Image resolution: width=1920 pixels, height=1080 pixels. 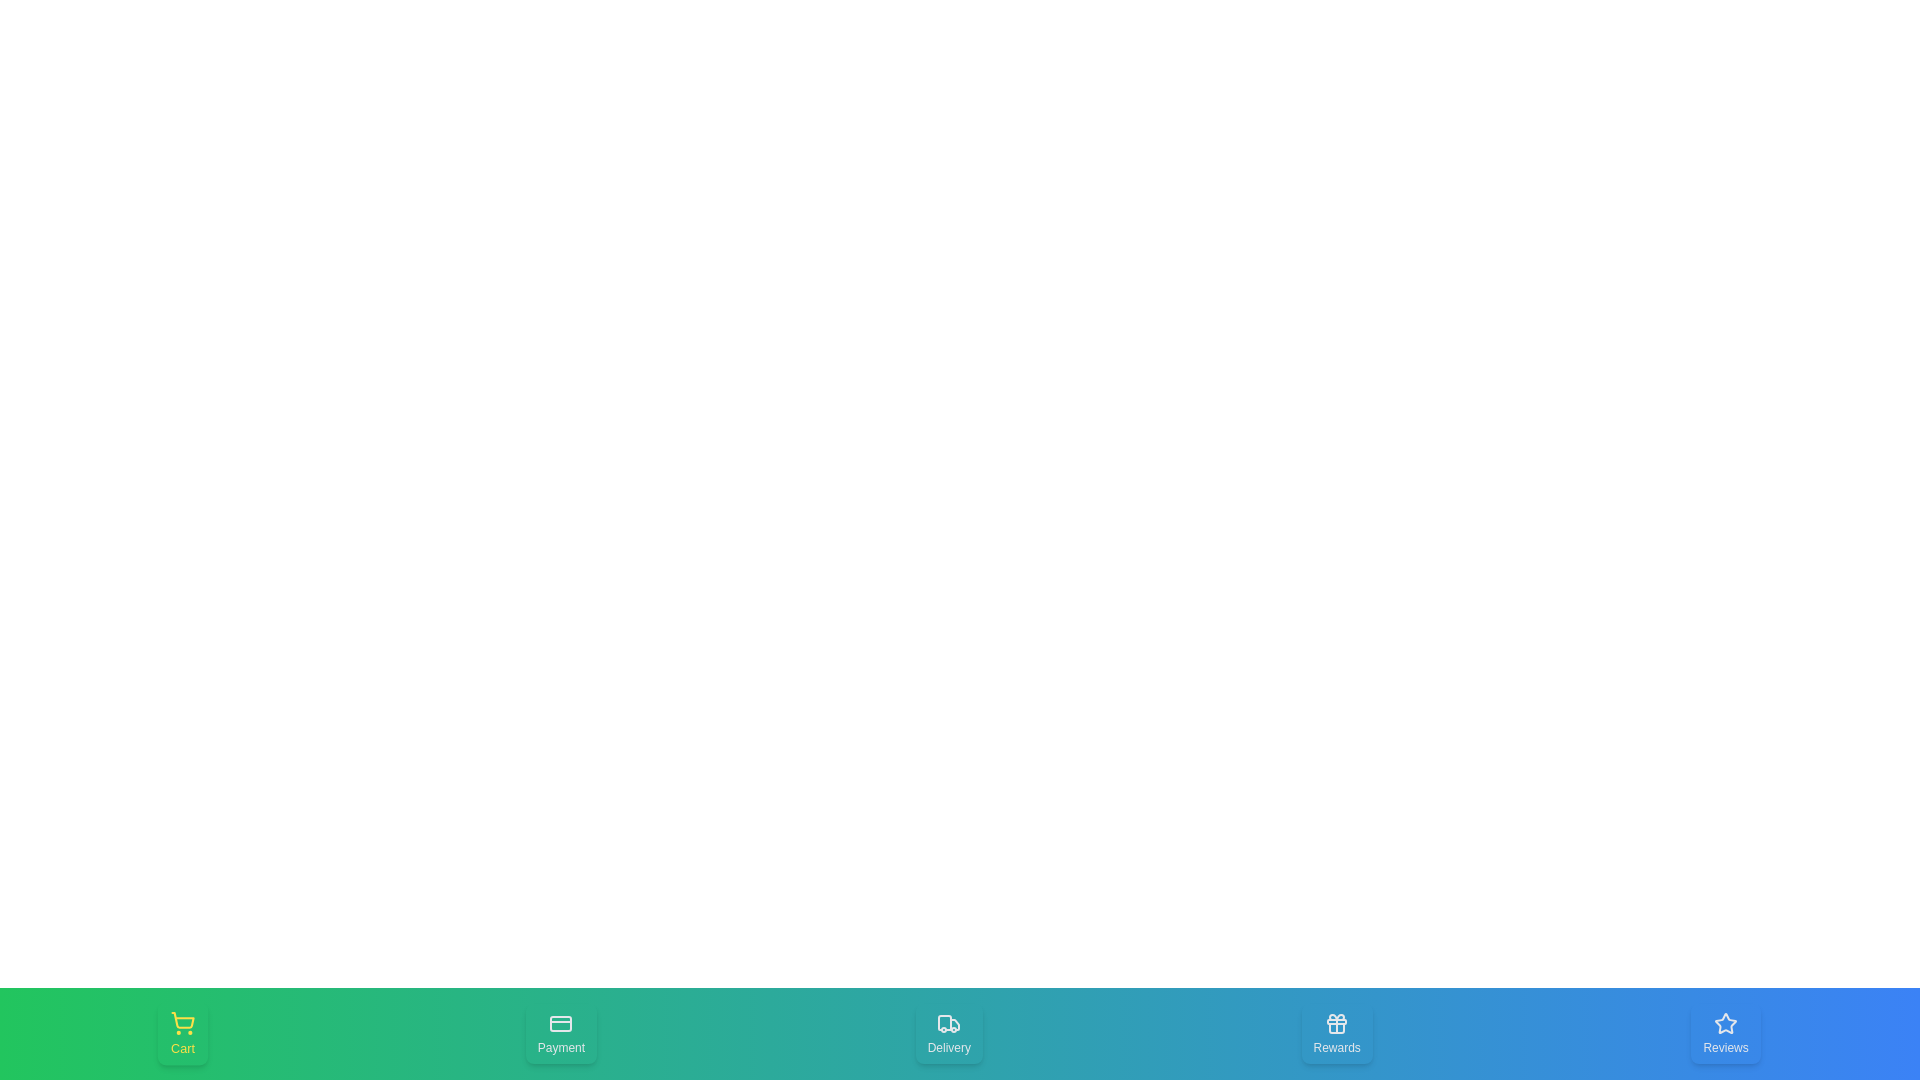 What do you see at coordinates (948, 1033) in the screenshot?
I see `the Delivery tab in the bottom navigation bar` at bounding box center [948, 1033].